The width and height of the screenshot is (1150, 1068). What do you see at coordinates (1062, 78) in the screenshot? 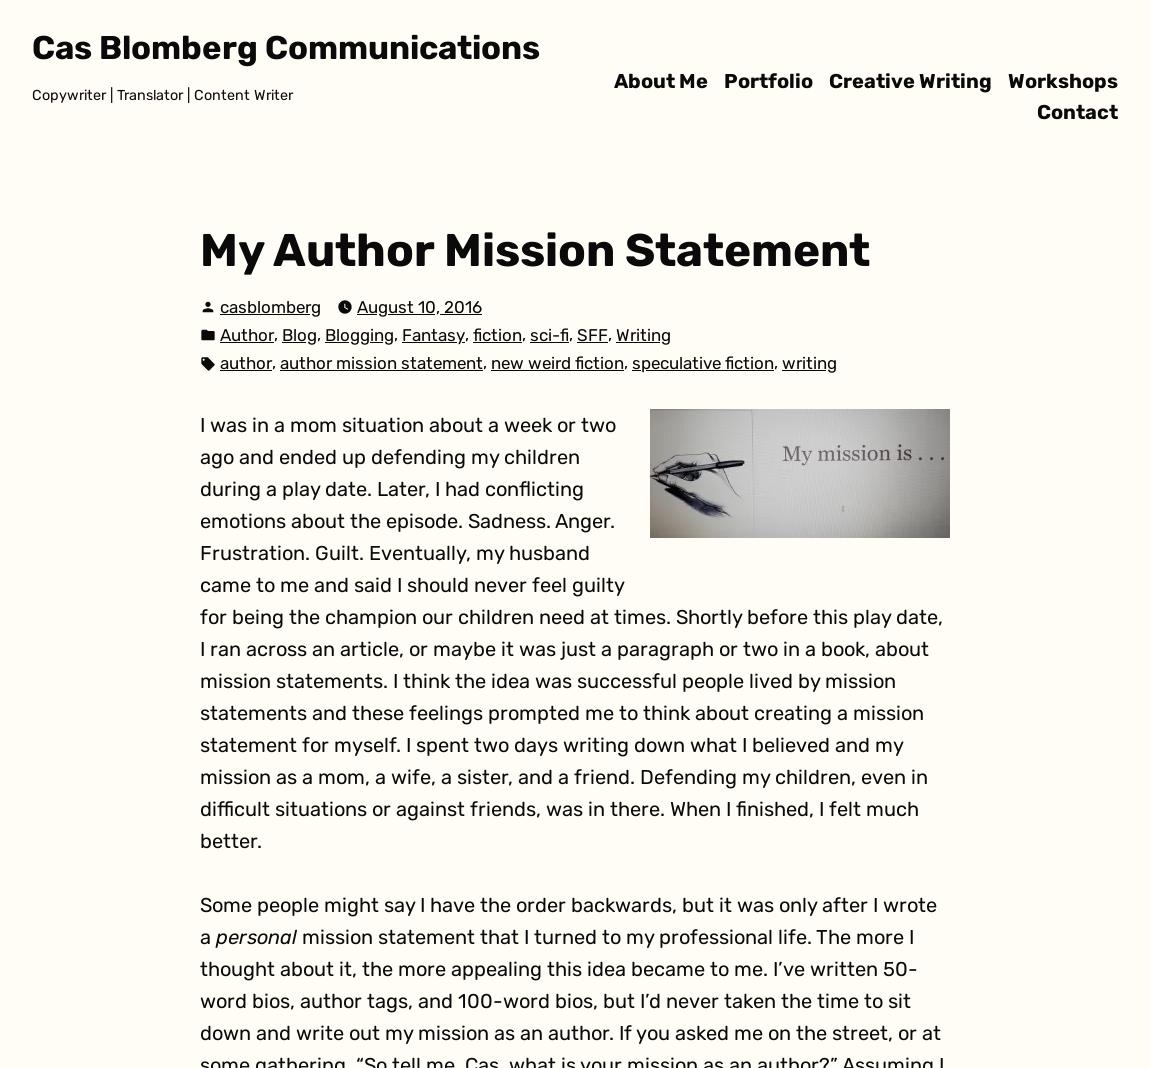
I see `'Workshops'` at bounding box center [1062, 78].